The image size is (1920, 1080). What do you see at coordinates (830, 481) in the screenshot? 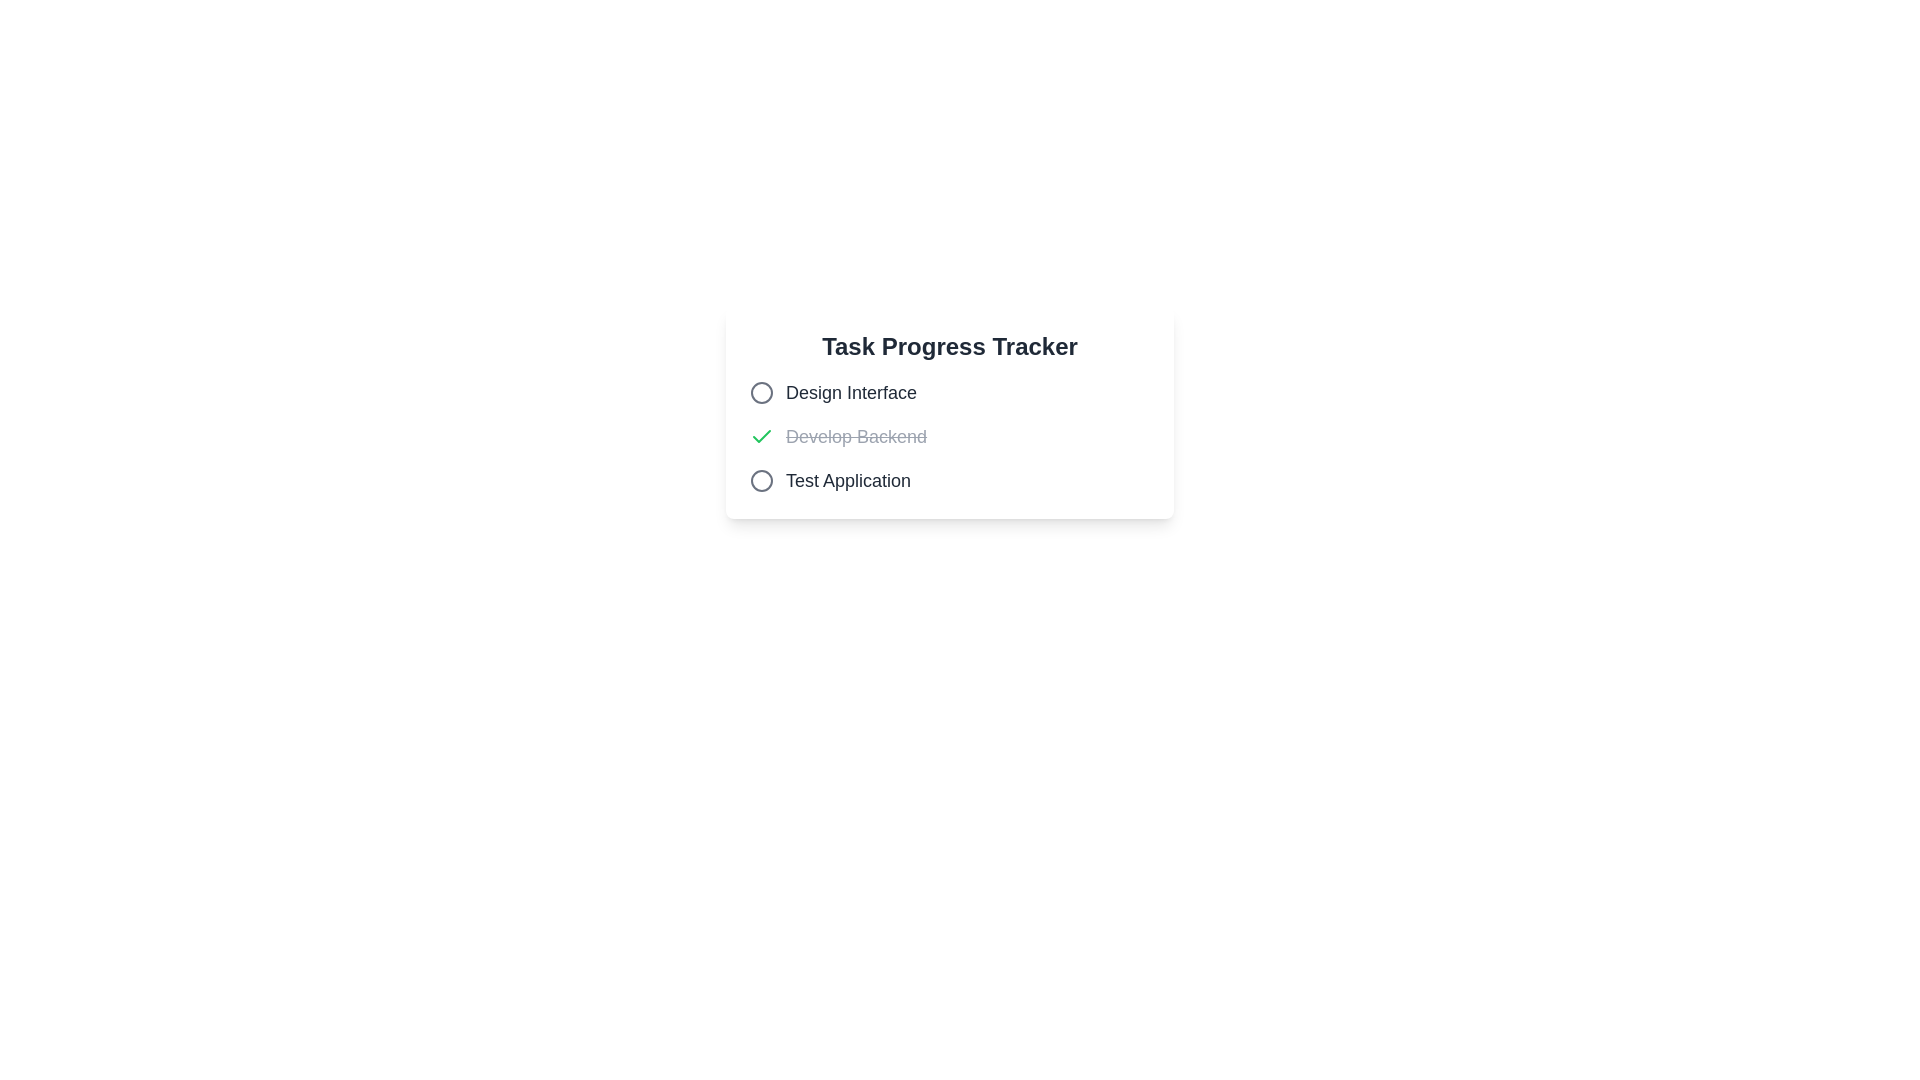
I see `the third list item in the vertically stacked list` at bounding box center [830, 481].